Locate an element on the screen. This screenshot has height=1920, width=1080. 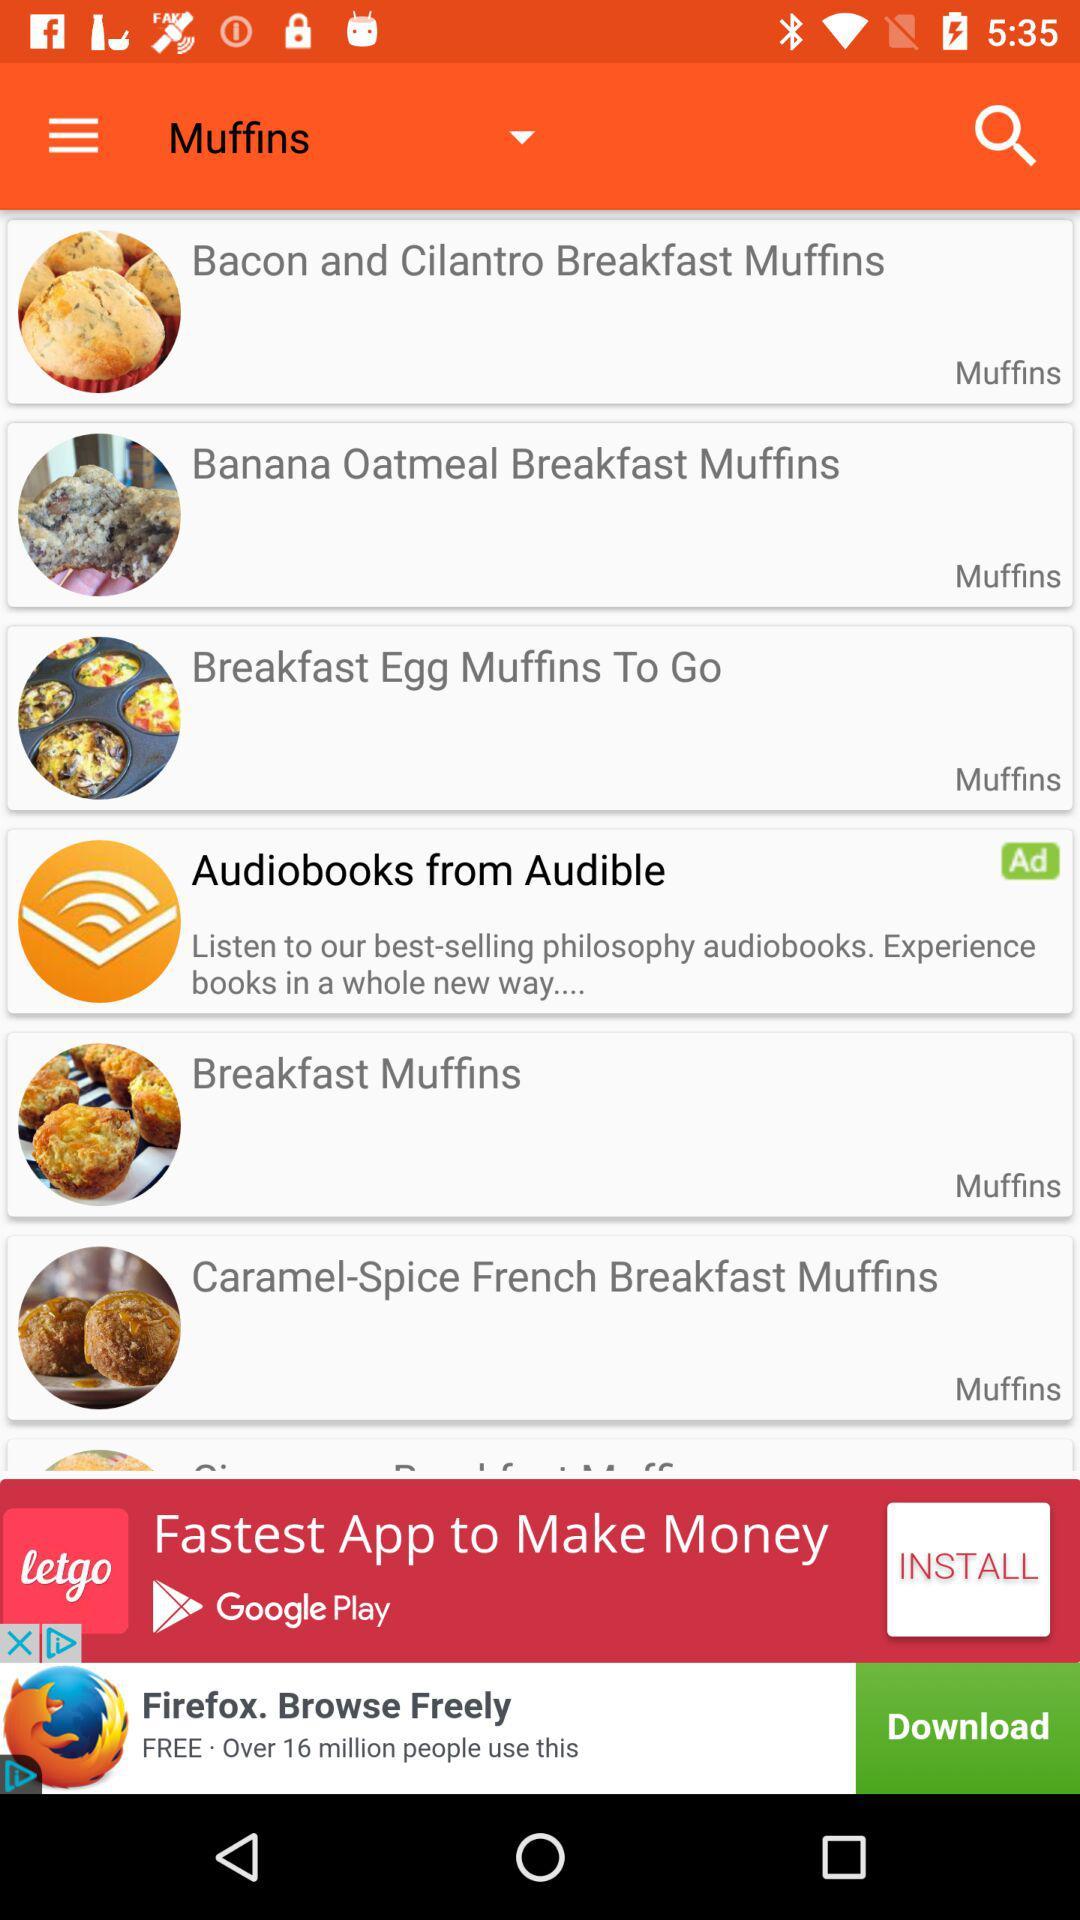
click audible advertisement is located at coordinates (1030, 860).